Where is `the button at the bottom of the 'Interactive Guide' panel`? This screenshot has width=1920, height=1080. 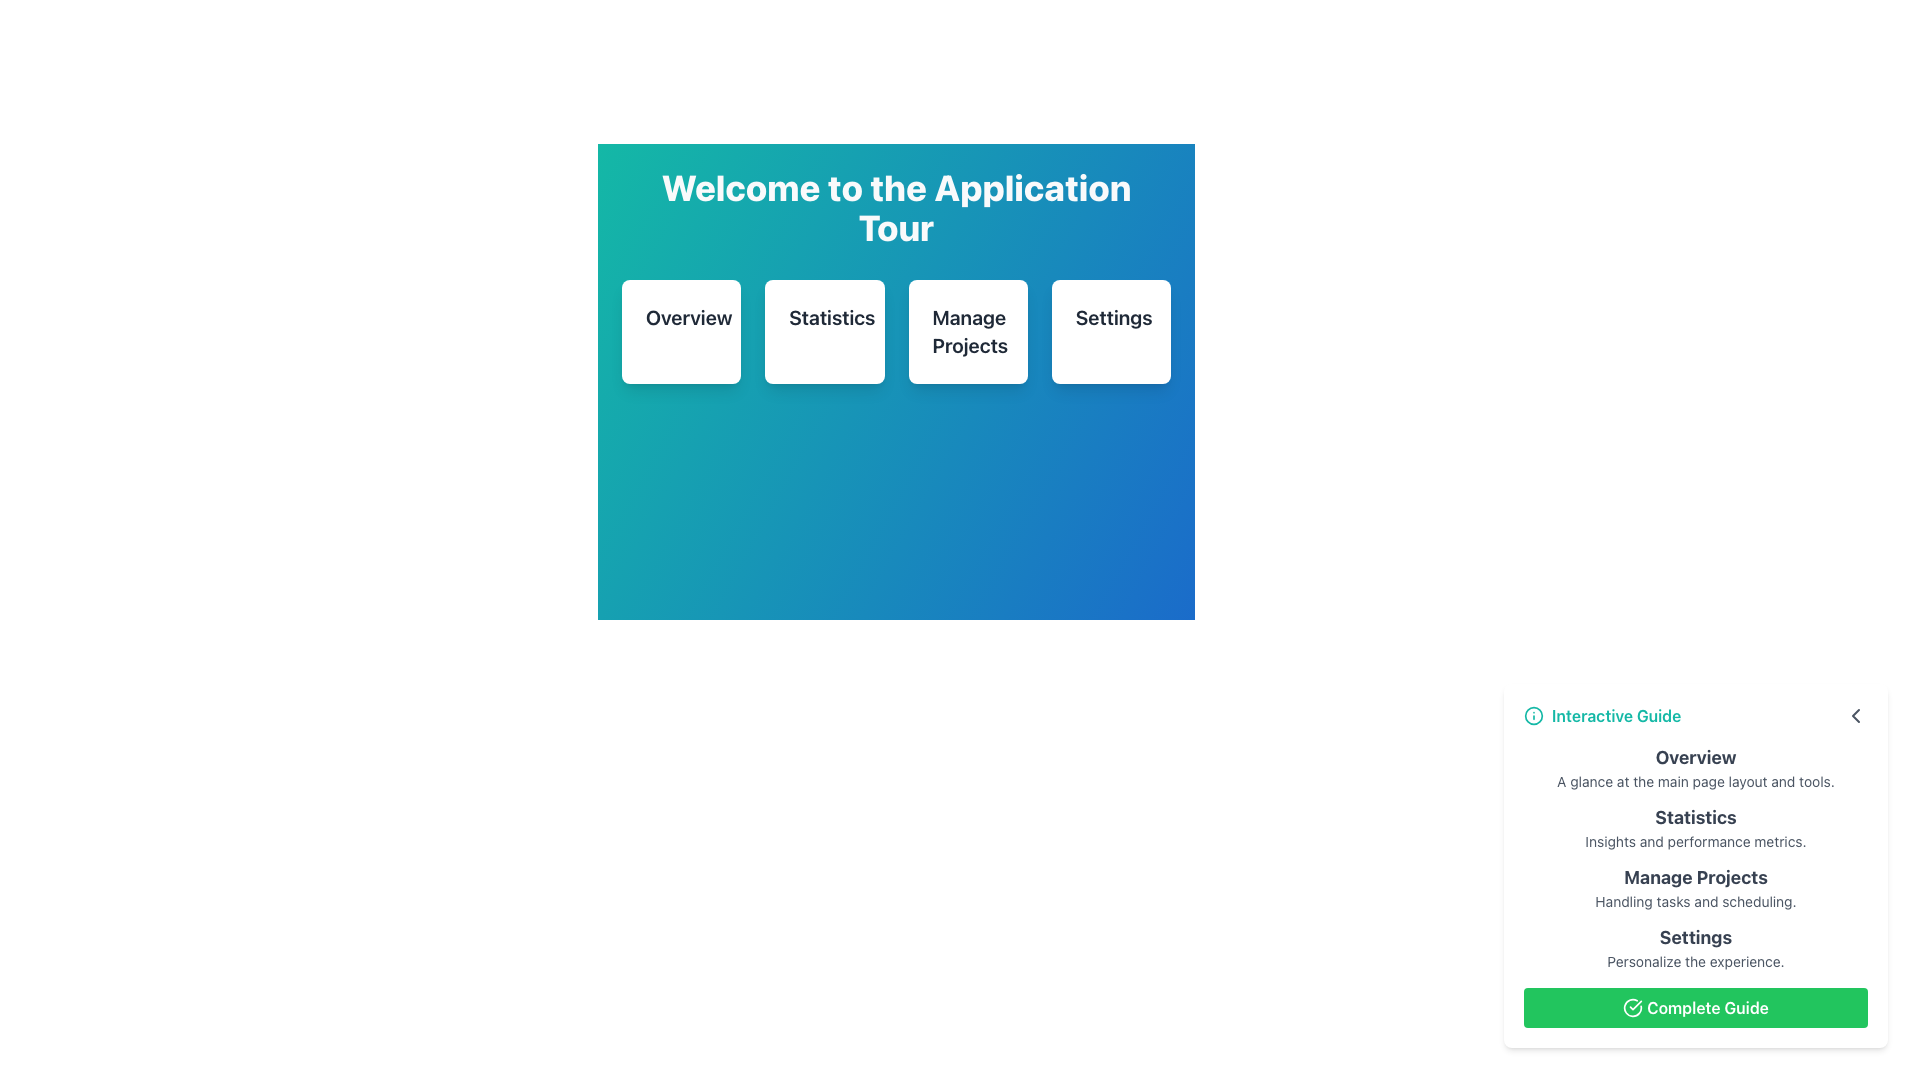
the button at the bottom of the 'Interactive Guide' panel is located at coordinates (1694, 1007).